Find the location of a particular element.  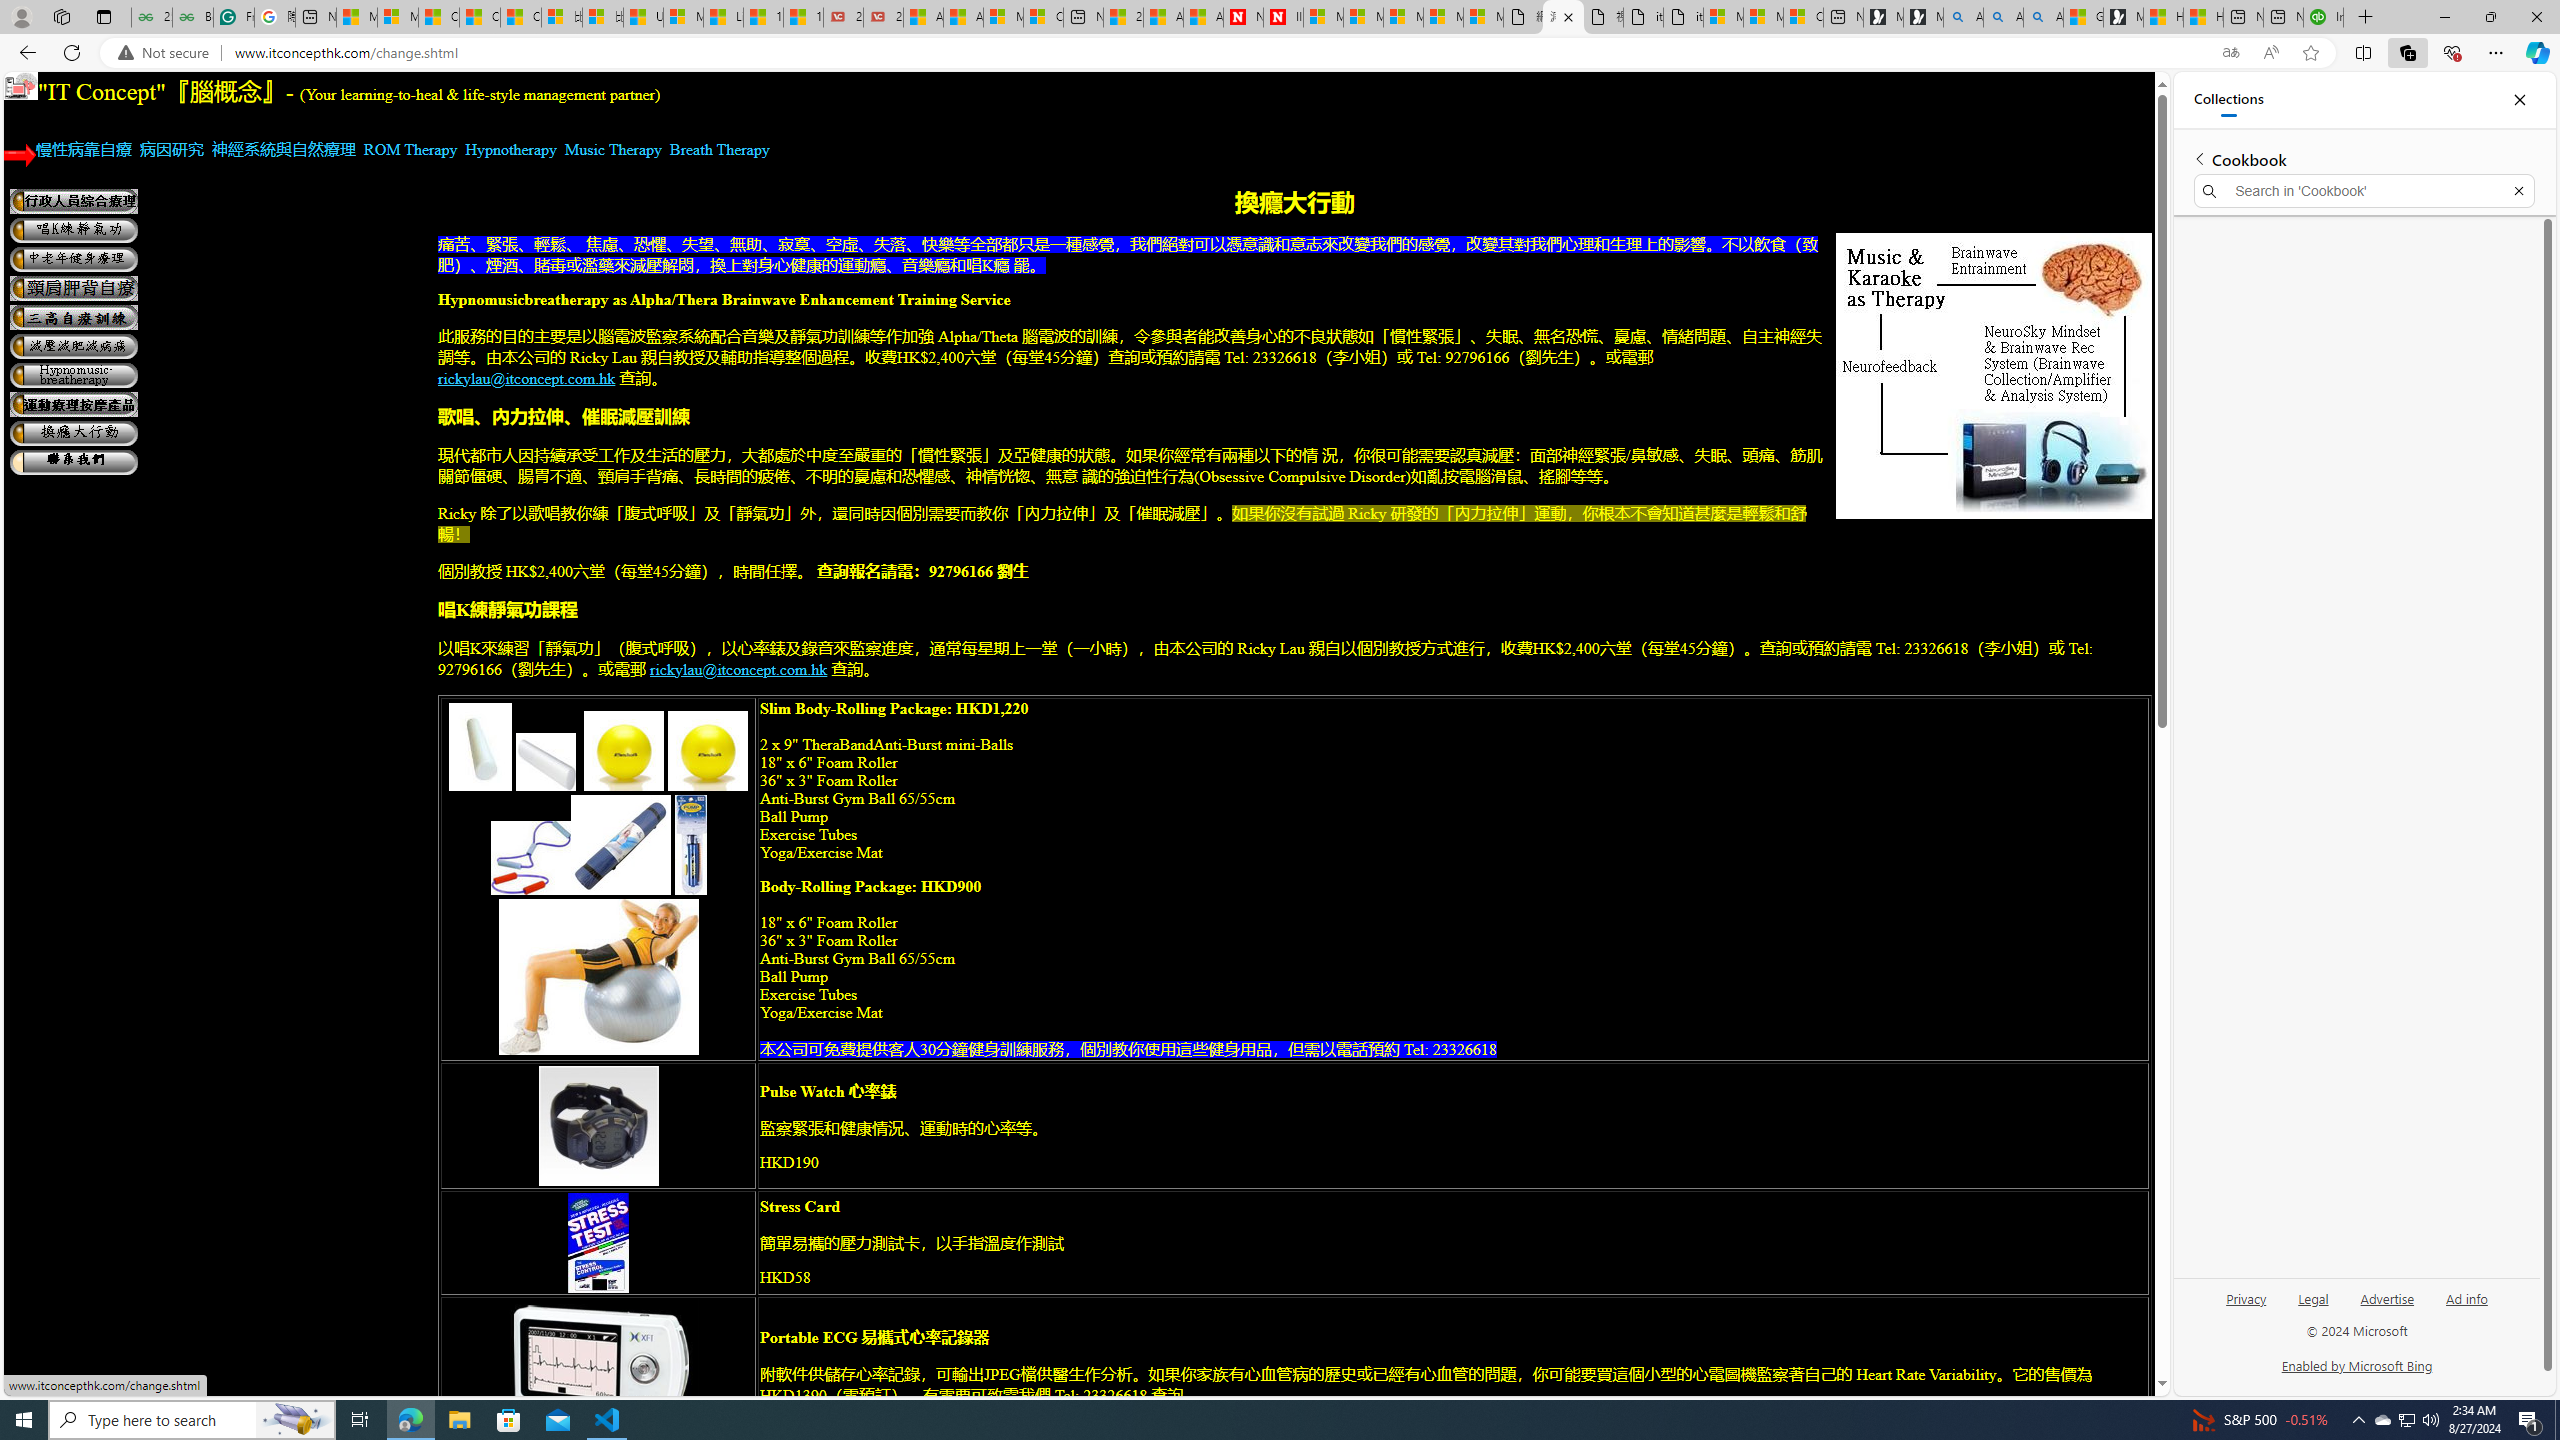

'Hypnotherapy' is located at coordinates (511, 149).